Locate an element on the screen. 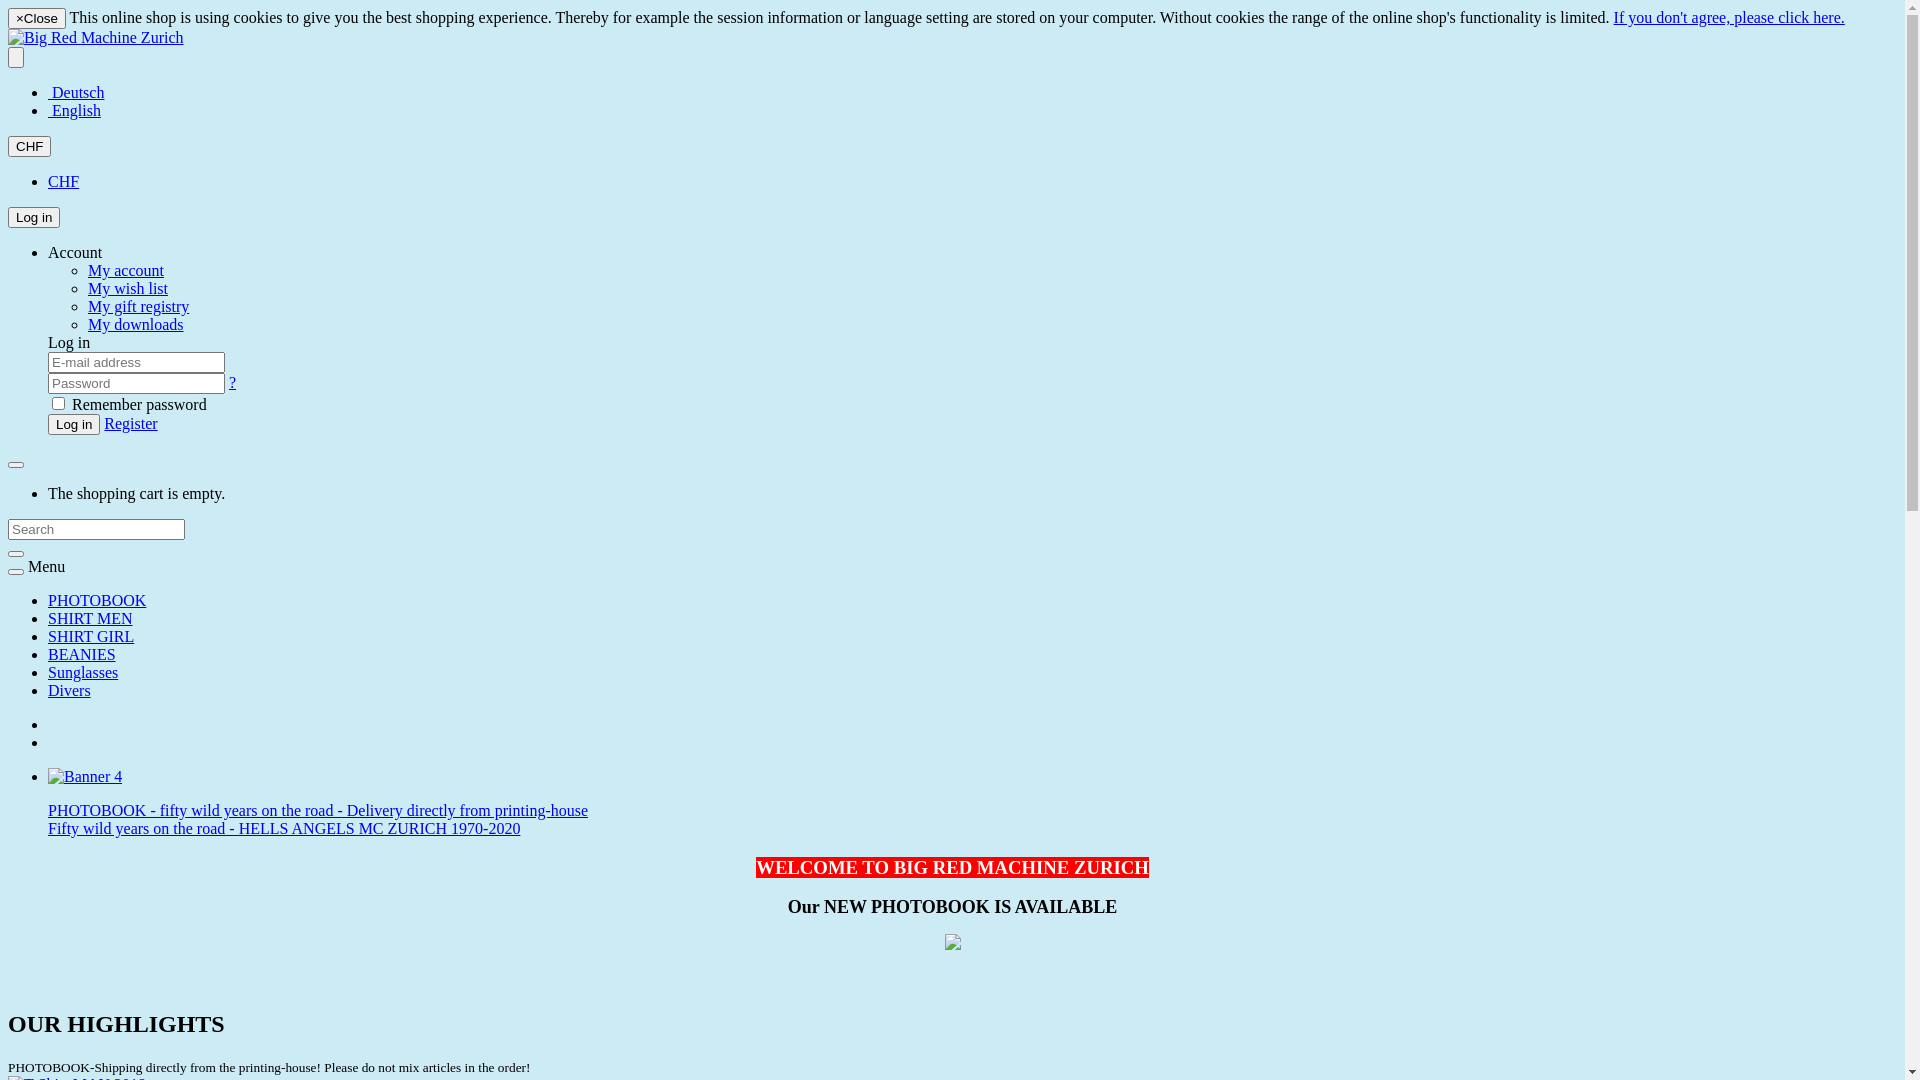 This screenshot has width=1920, height=1080. 'Search' is located at coordinates (8, 554).